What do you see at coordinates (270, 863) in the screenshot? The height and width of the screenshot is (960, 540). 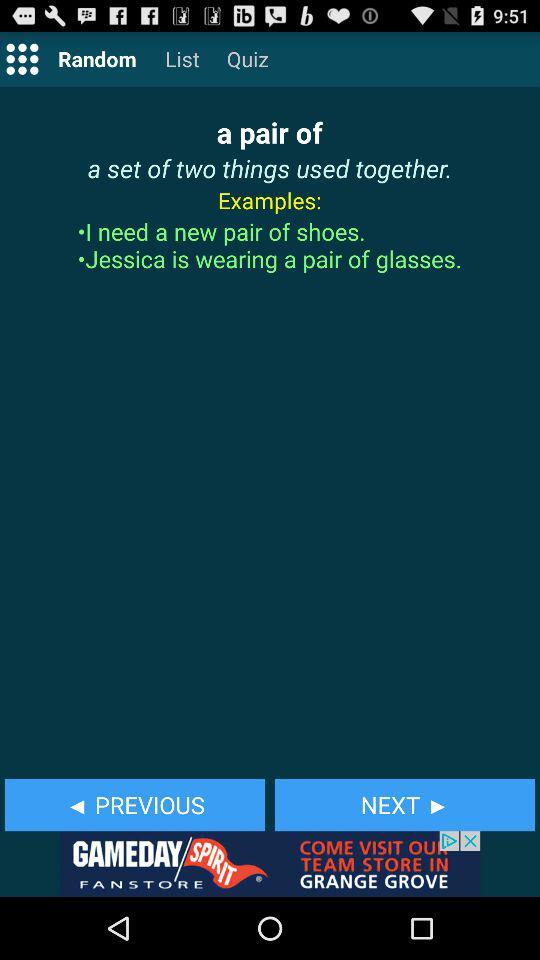 I see `gameday spirit advertisements` at bounding box center [270, 863].